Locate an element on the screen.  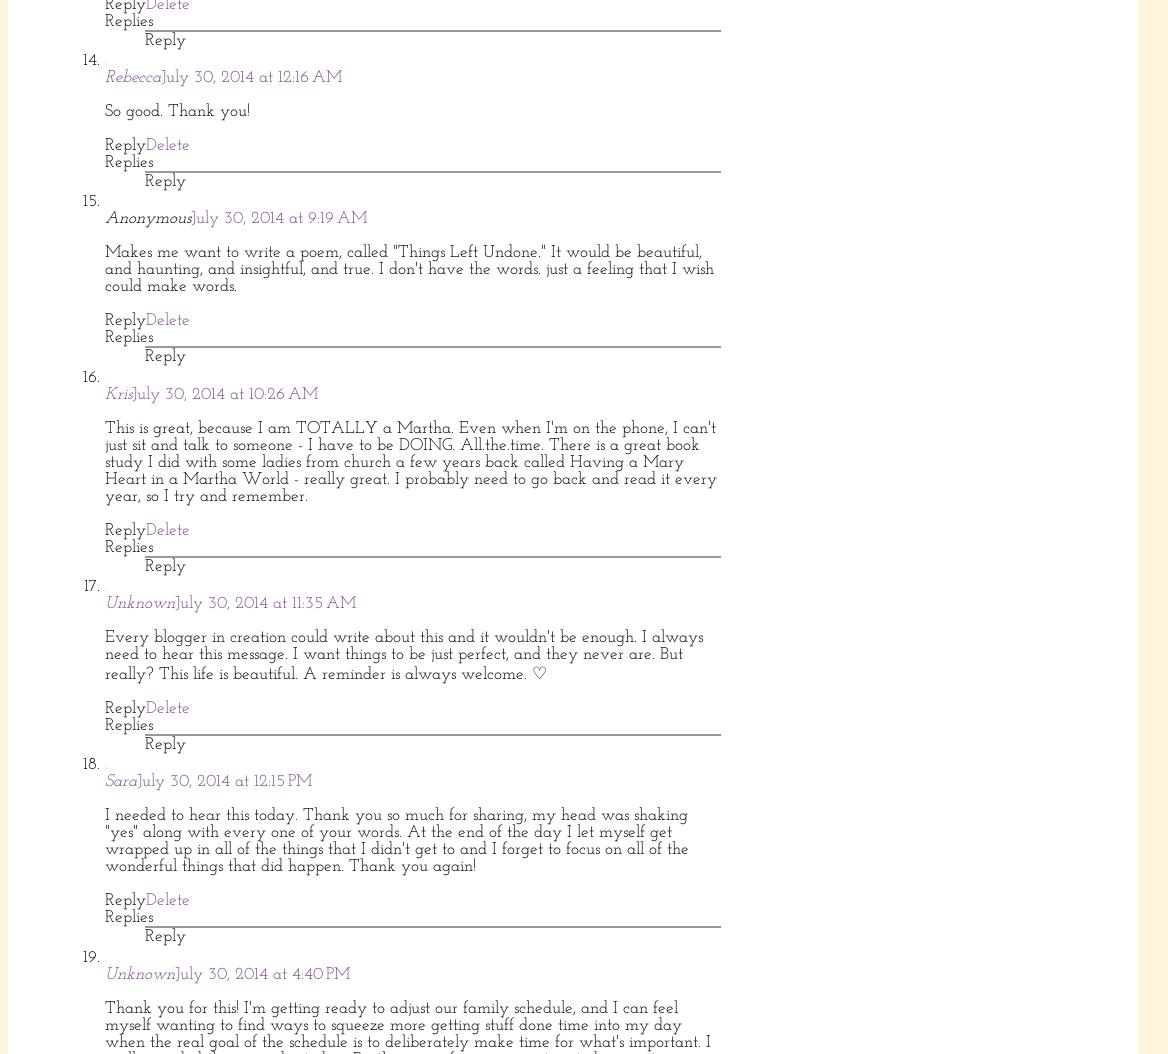
'Rebecca' is located at coordinates (132, 75).